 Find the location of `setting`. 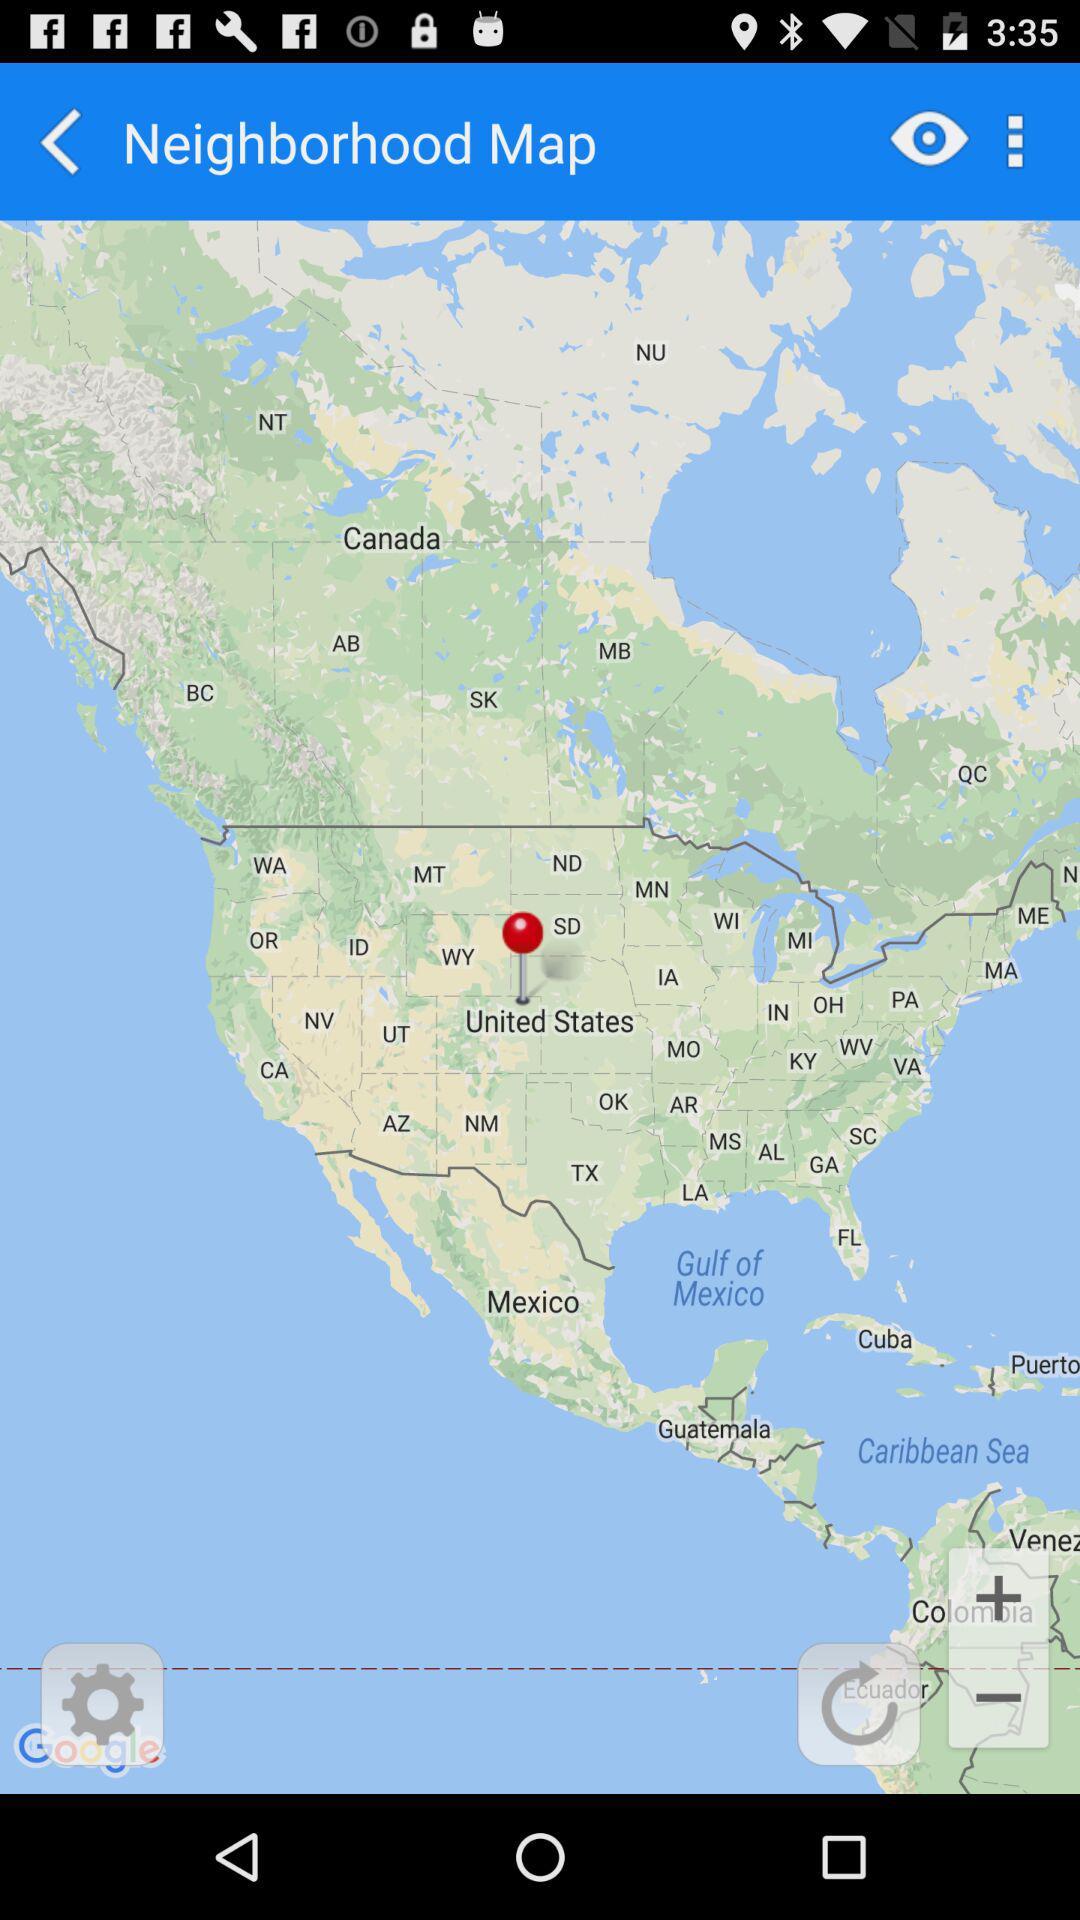

setting is located at coordinates (102, 1703).